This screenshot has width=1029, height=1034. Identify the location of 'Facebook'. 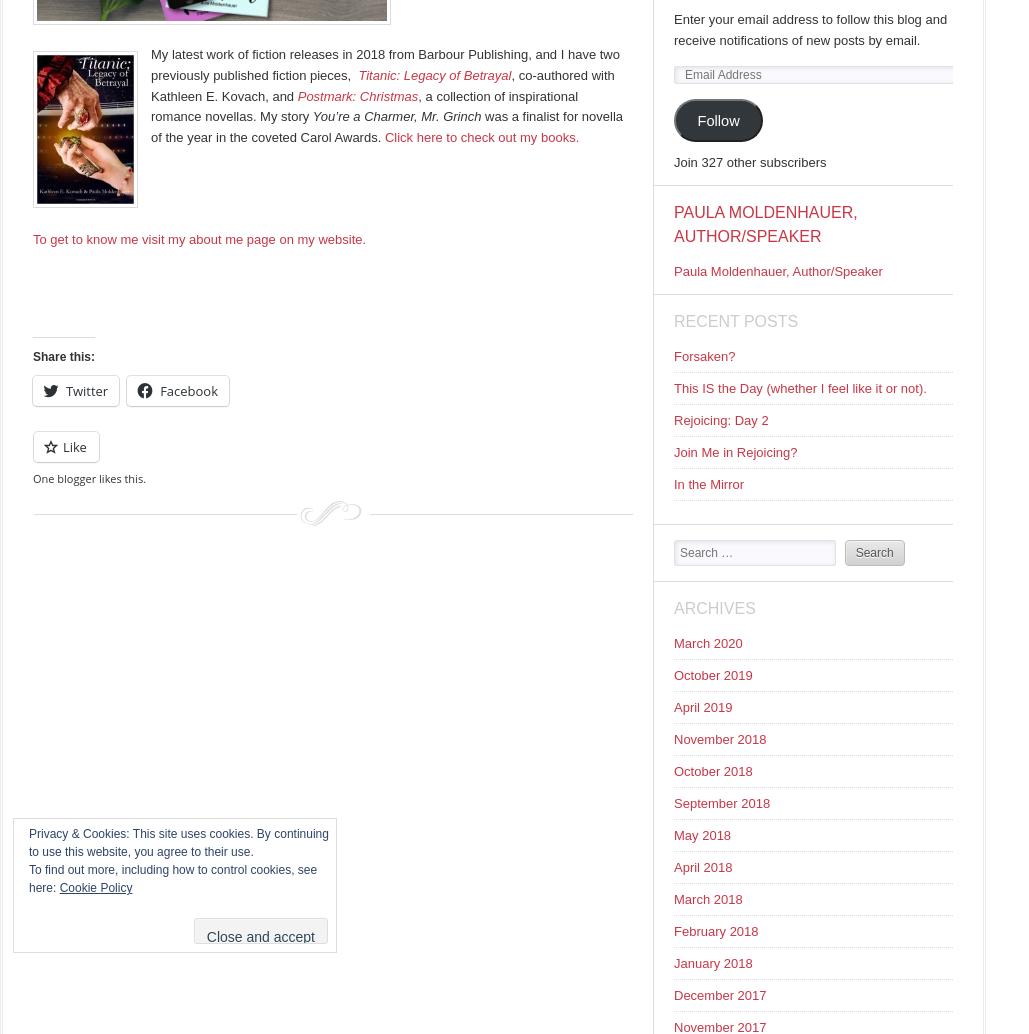
(189, 389).